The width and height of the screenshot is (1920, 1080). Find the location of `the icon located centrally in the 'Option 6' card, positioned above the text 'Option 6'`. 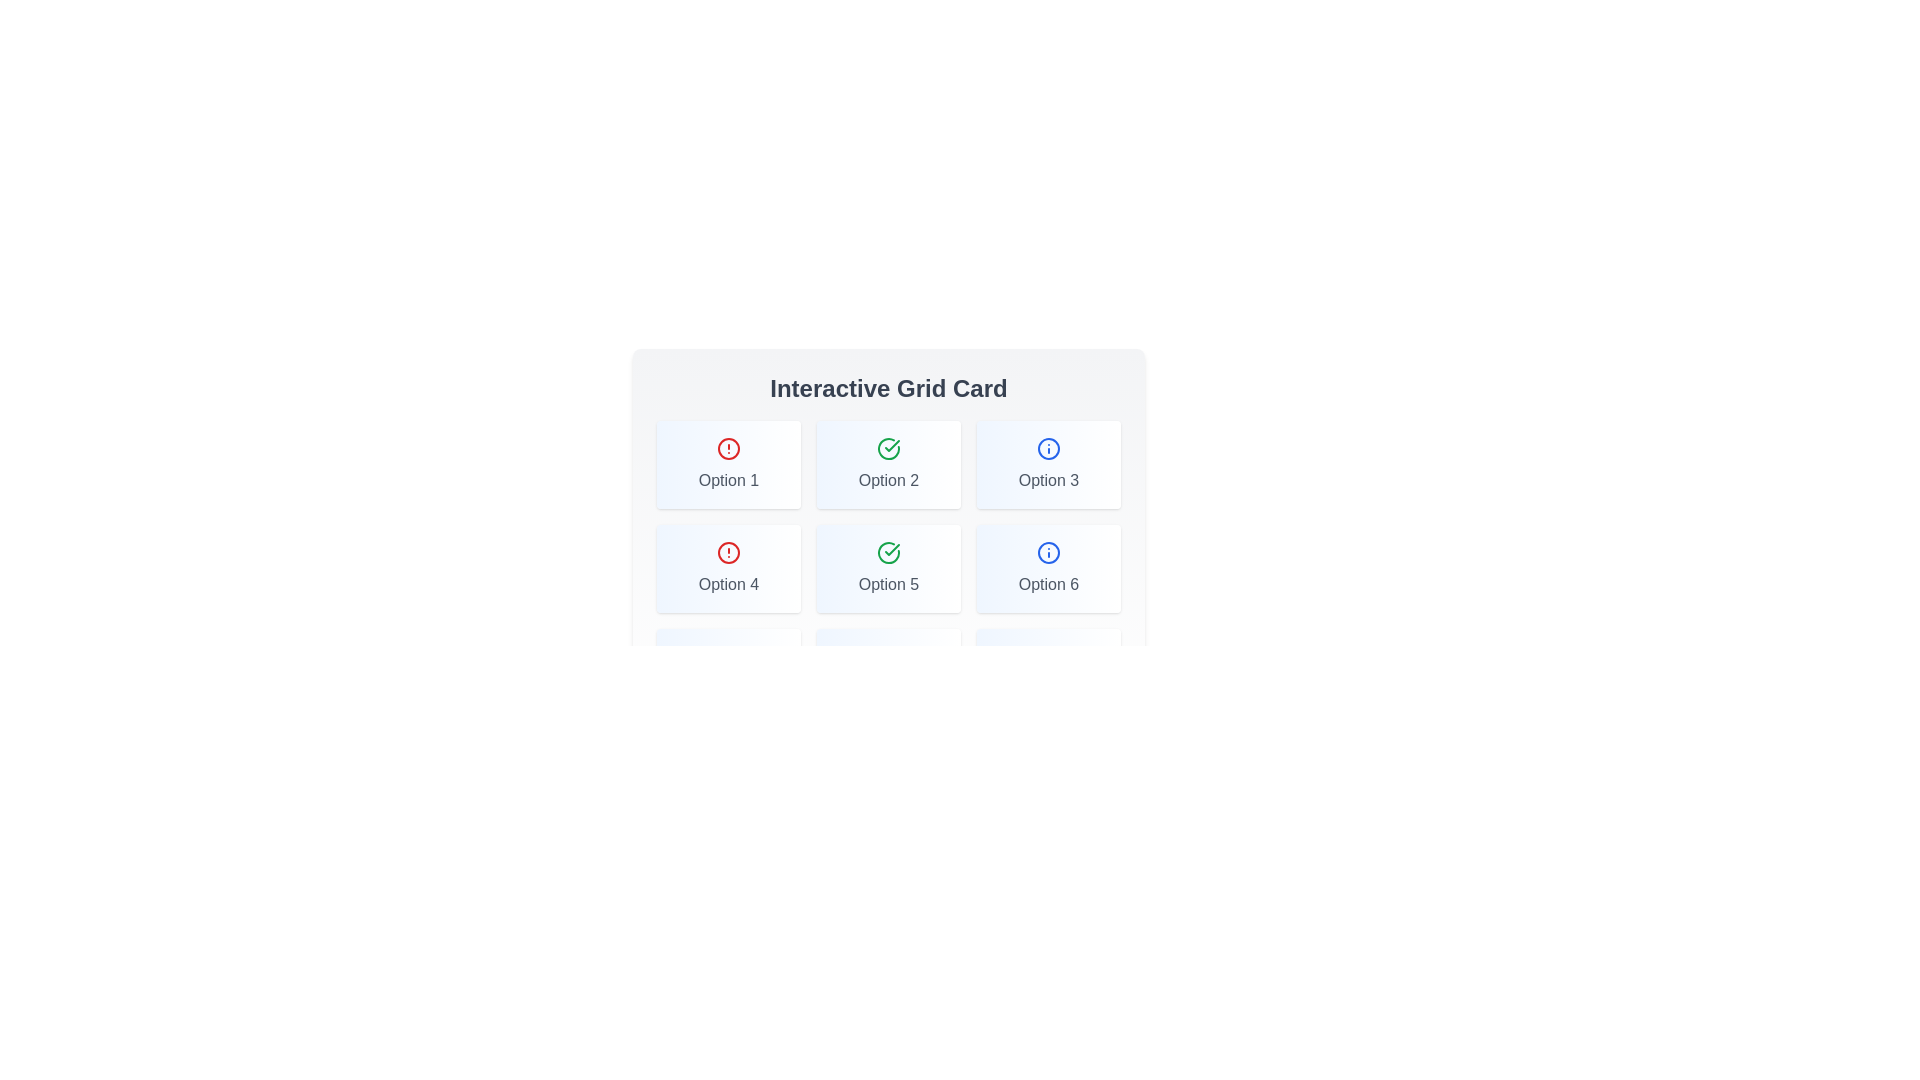

the icon located centrally in the 'Option 6' card, positioned above the text 'Option 6' is located at coordinates (1048, 552).